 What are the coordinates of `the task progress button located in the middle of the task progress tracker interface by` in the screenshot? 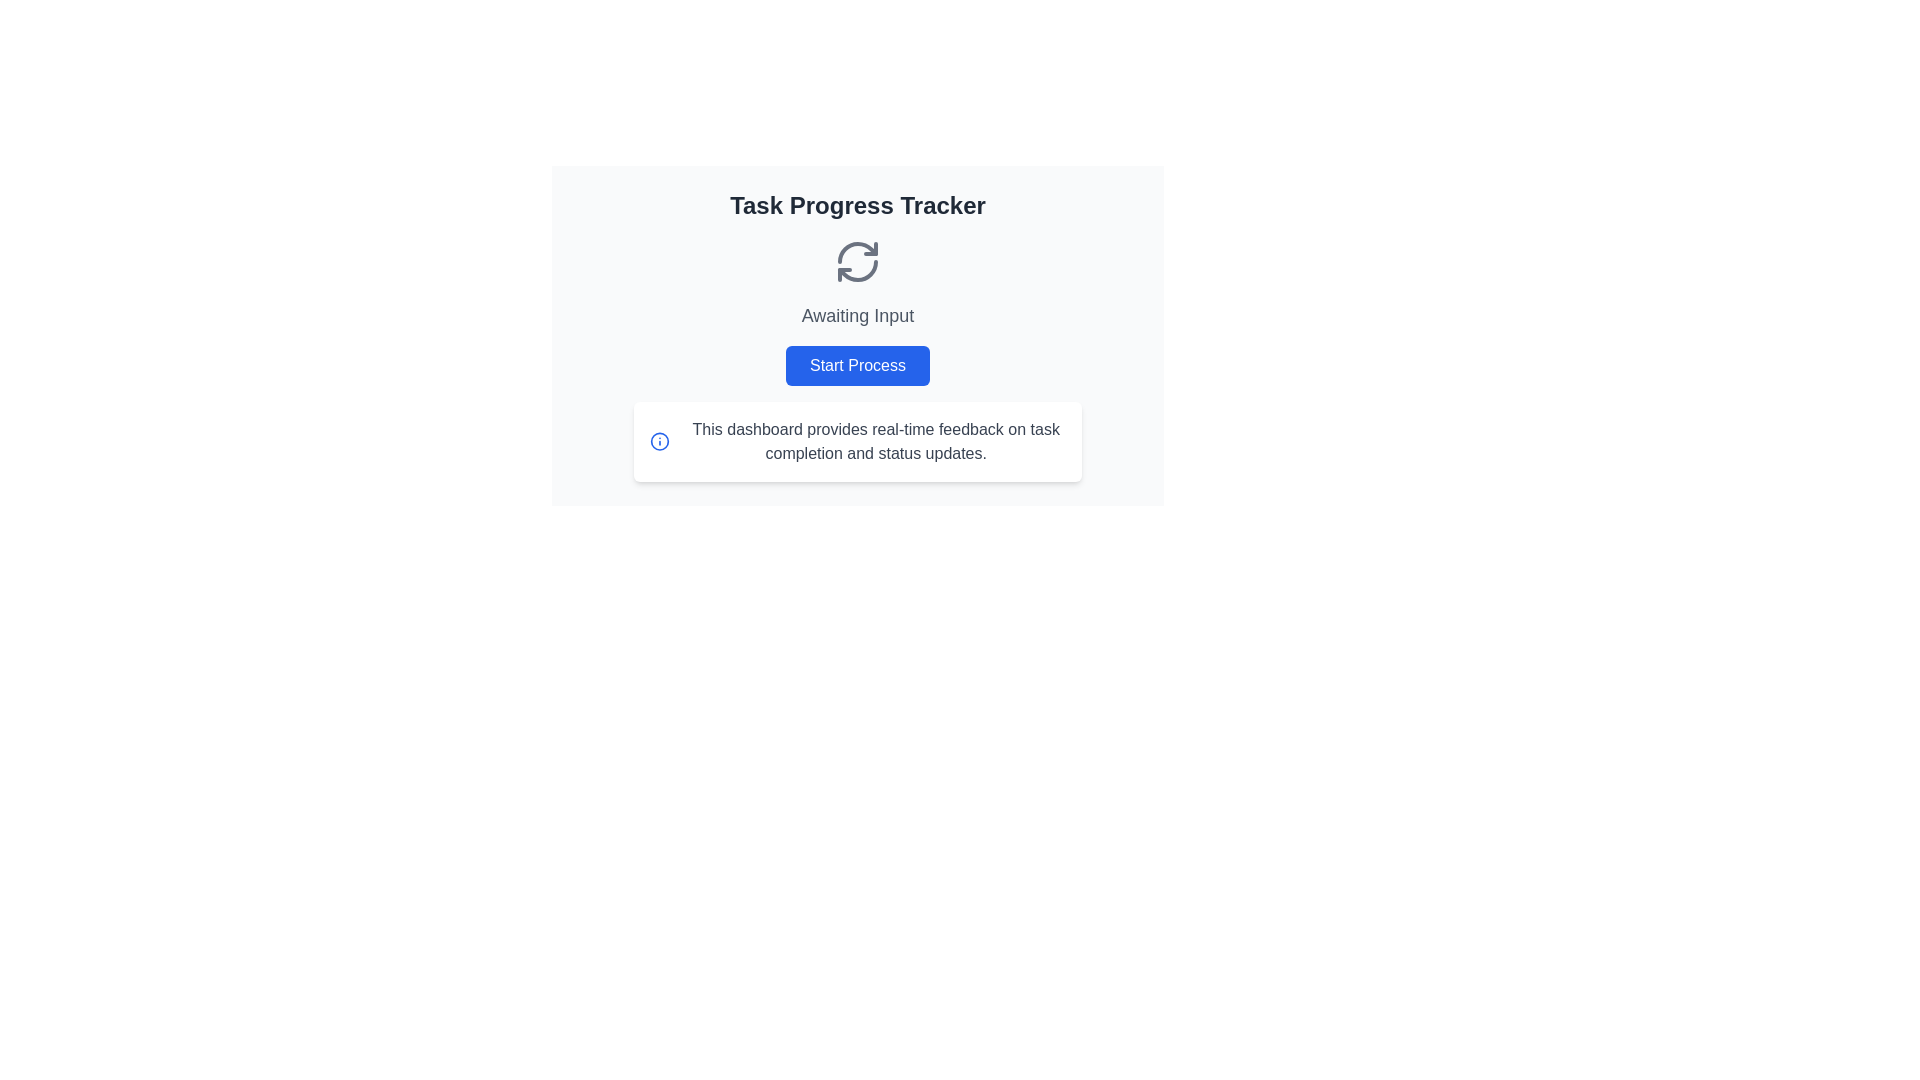 It's located at (858, 334).